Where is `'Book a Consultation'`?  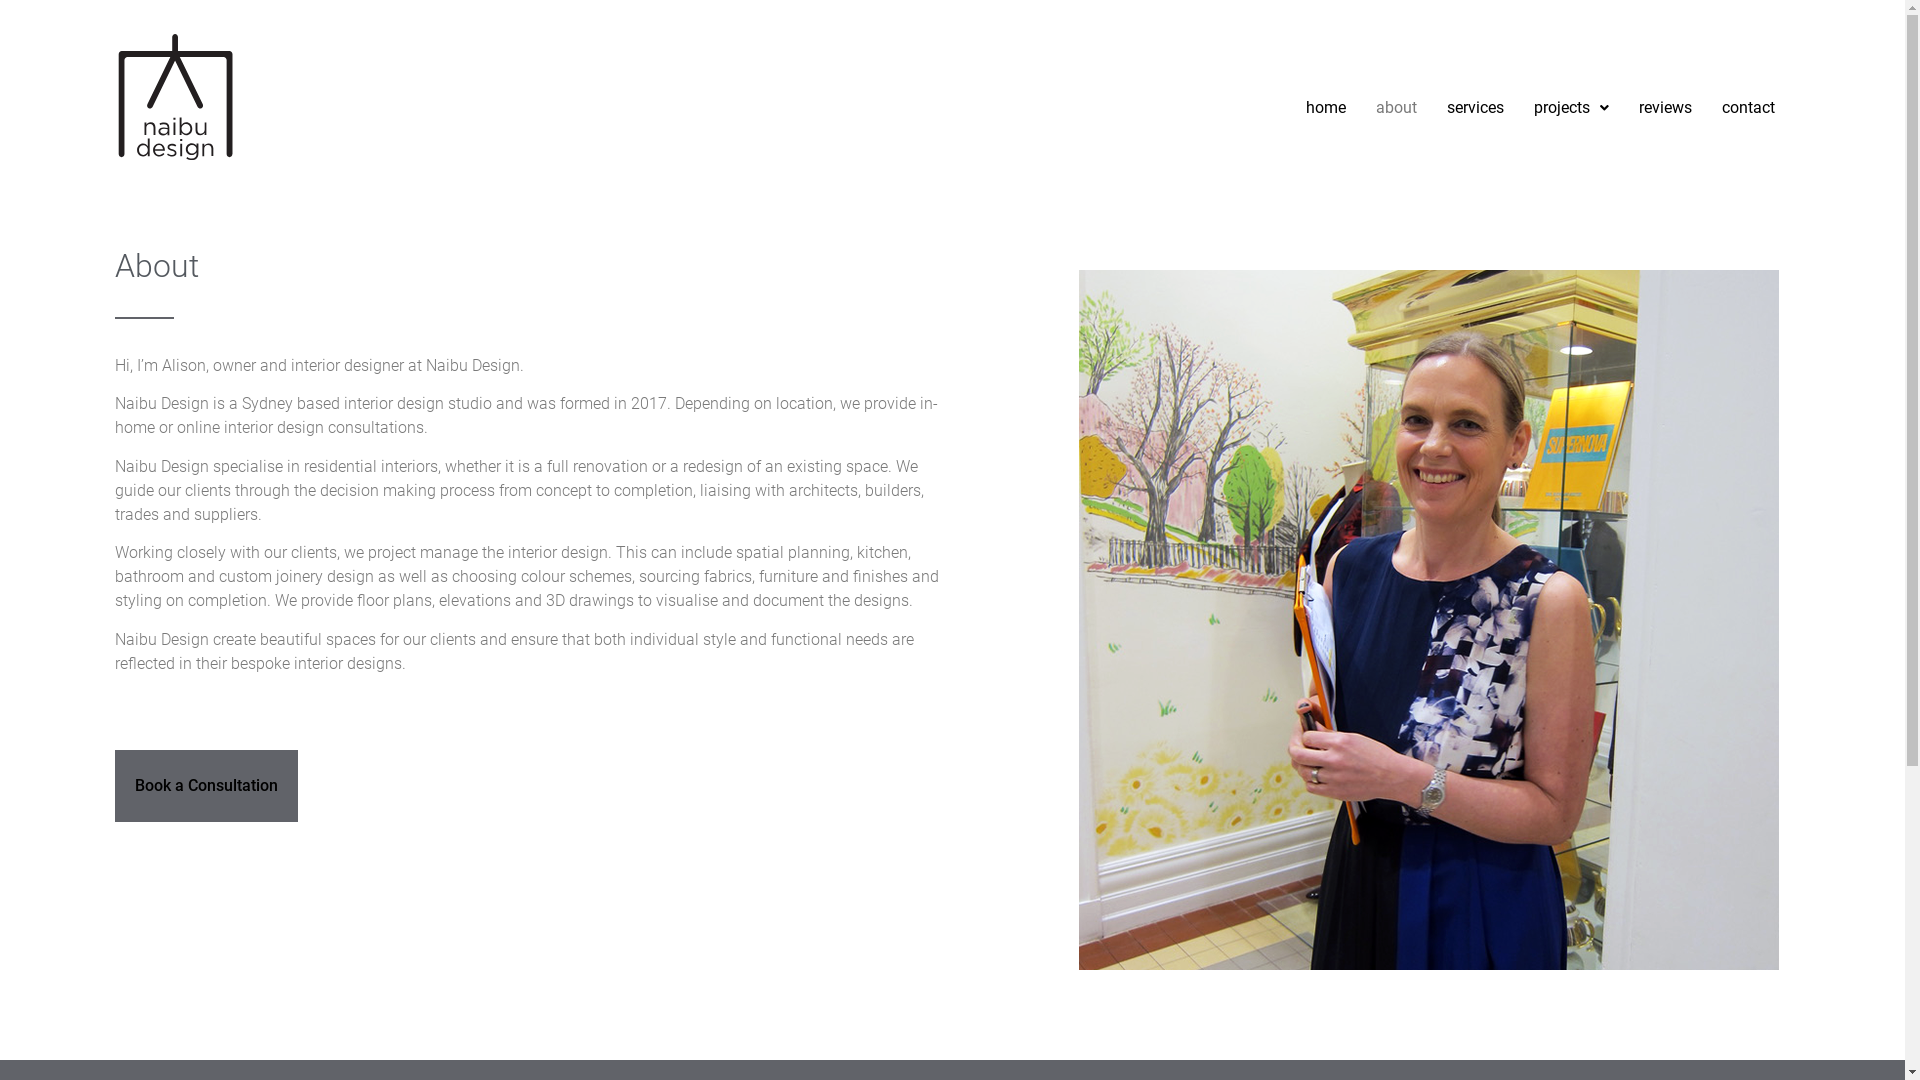
'Book a Consultation' is located at coordinates (114, 785).